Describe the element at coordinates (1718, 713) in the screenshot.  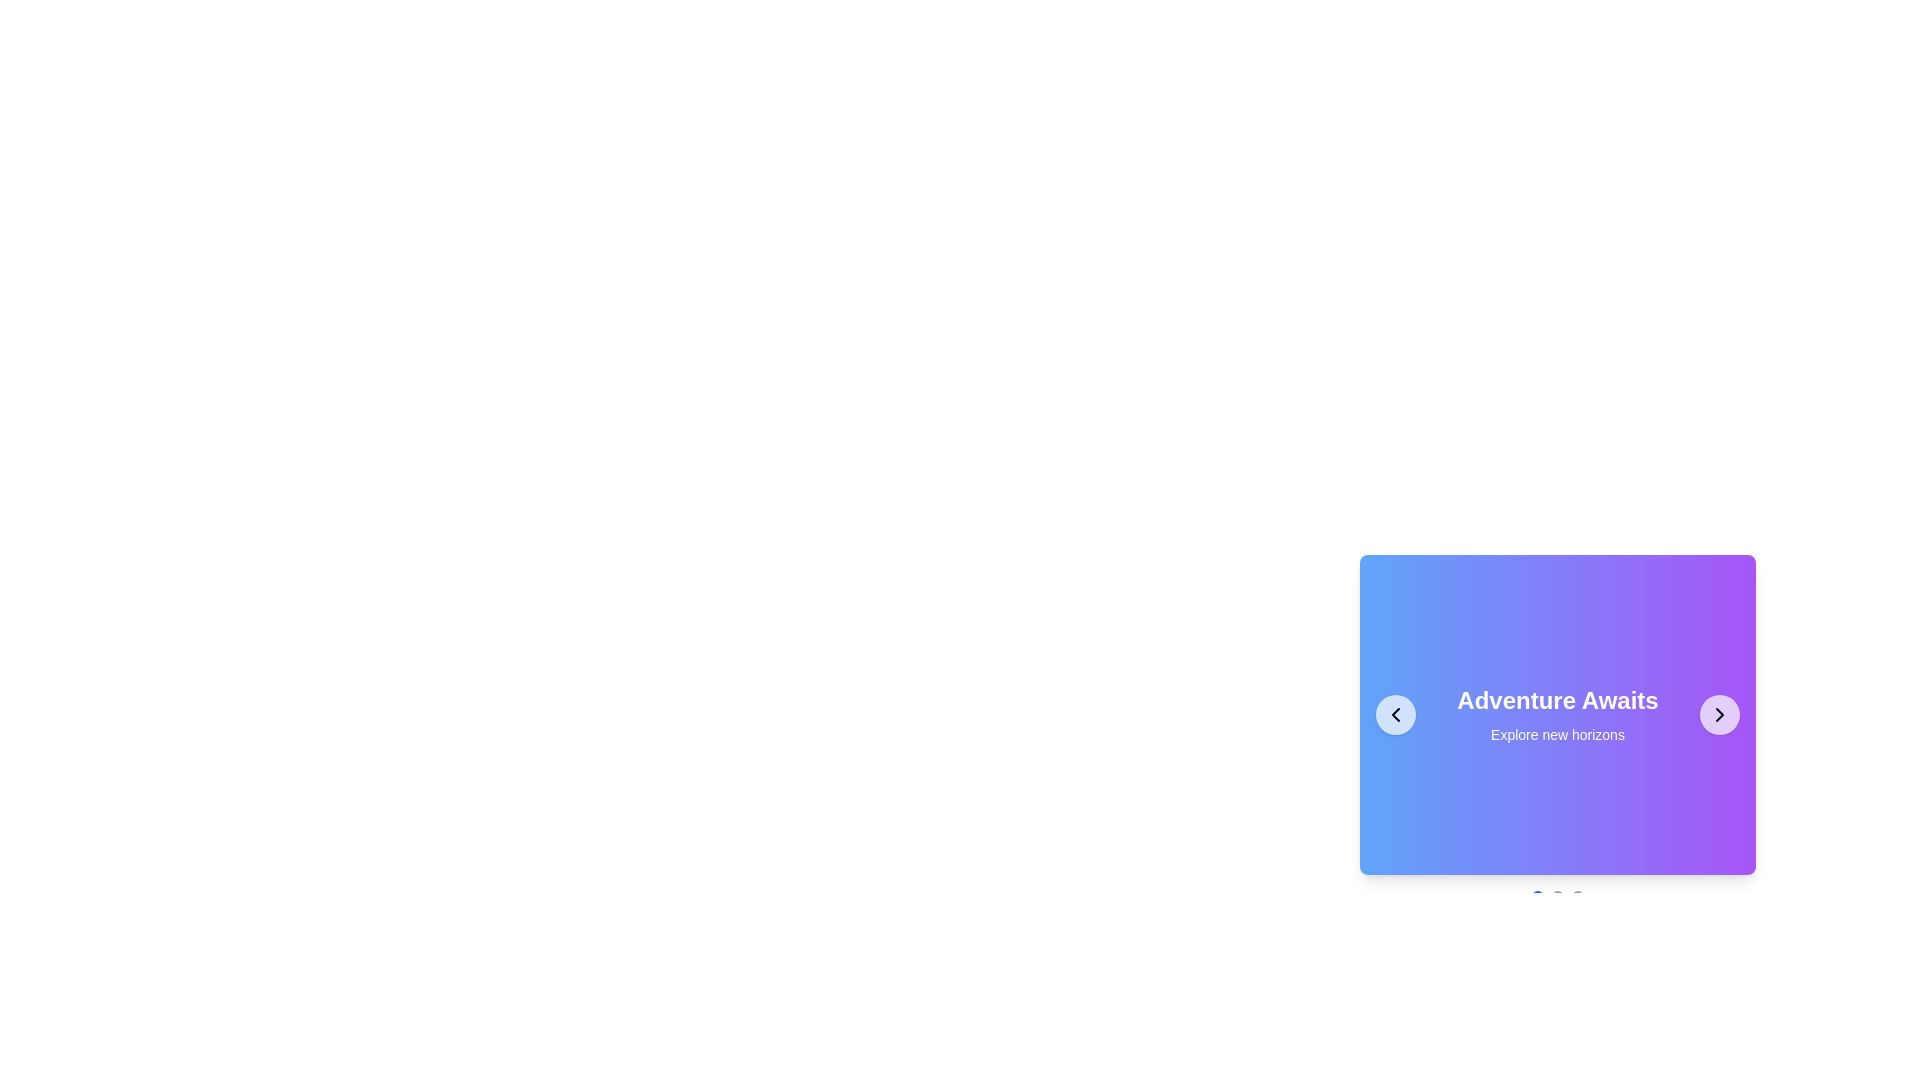
I see `the Chevron button on the right side of the carousel` at that location.